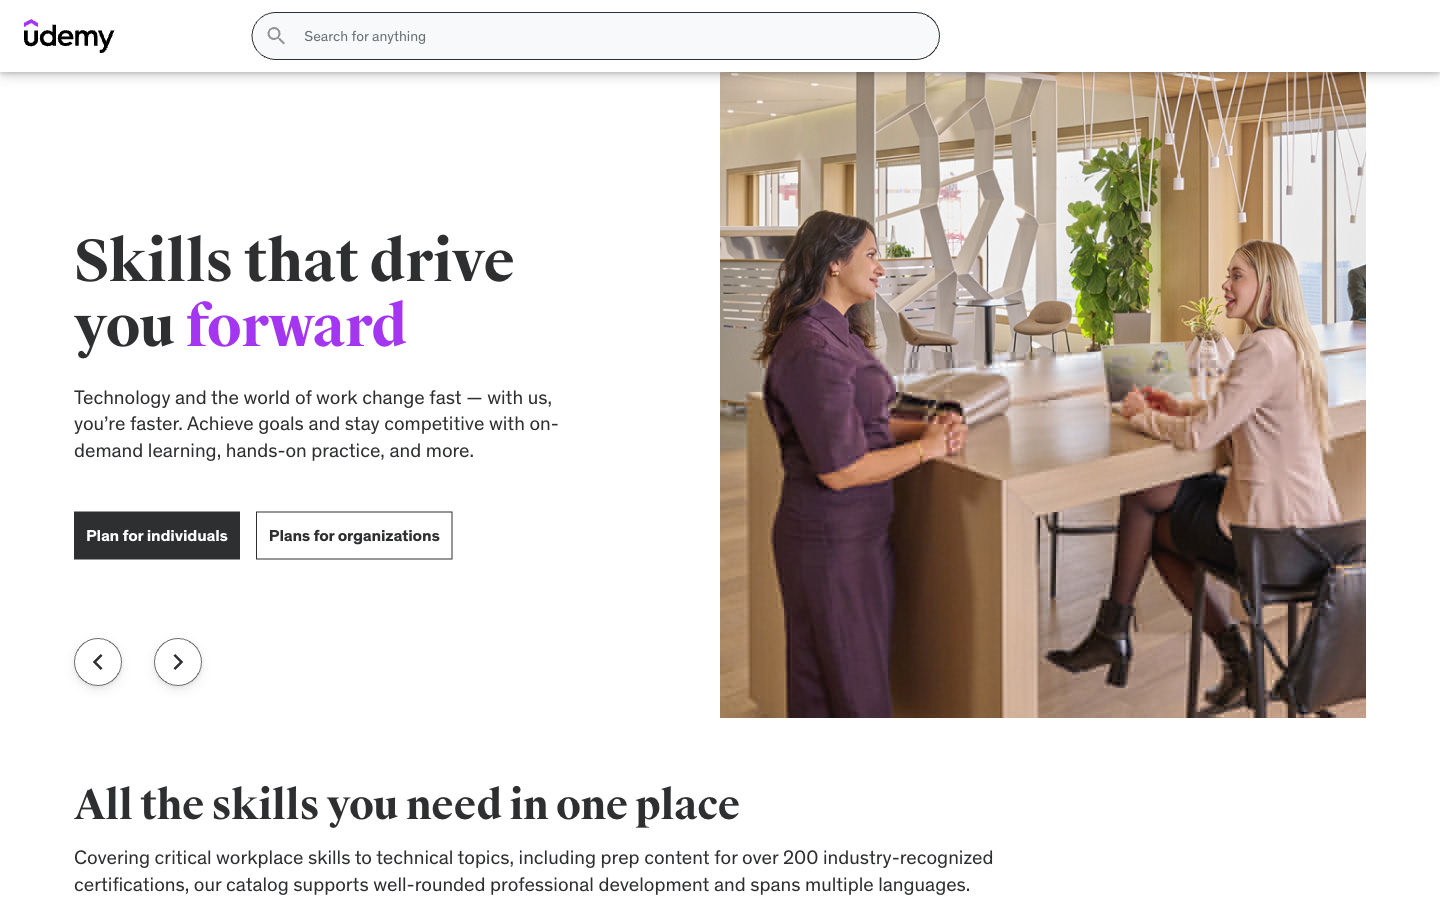 This screenshot has height=900, width=1440. What do you see at coordinates (675, 88) in the screenshot?
I see `the Phones Page` at bounding box center [675, 88].